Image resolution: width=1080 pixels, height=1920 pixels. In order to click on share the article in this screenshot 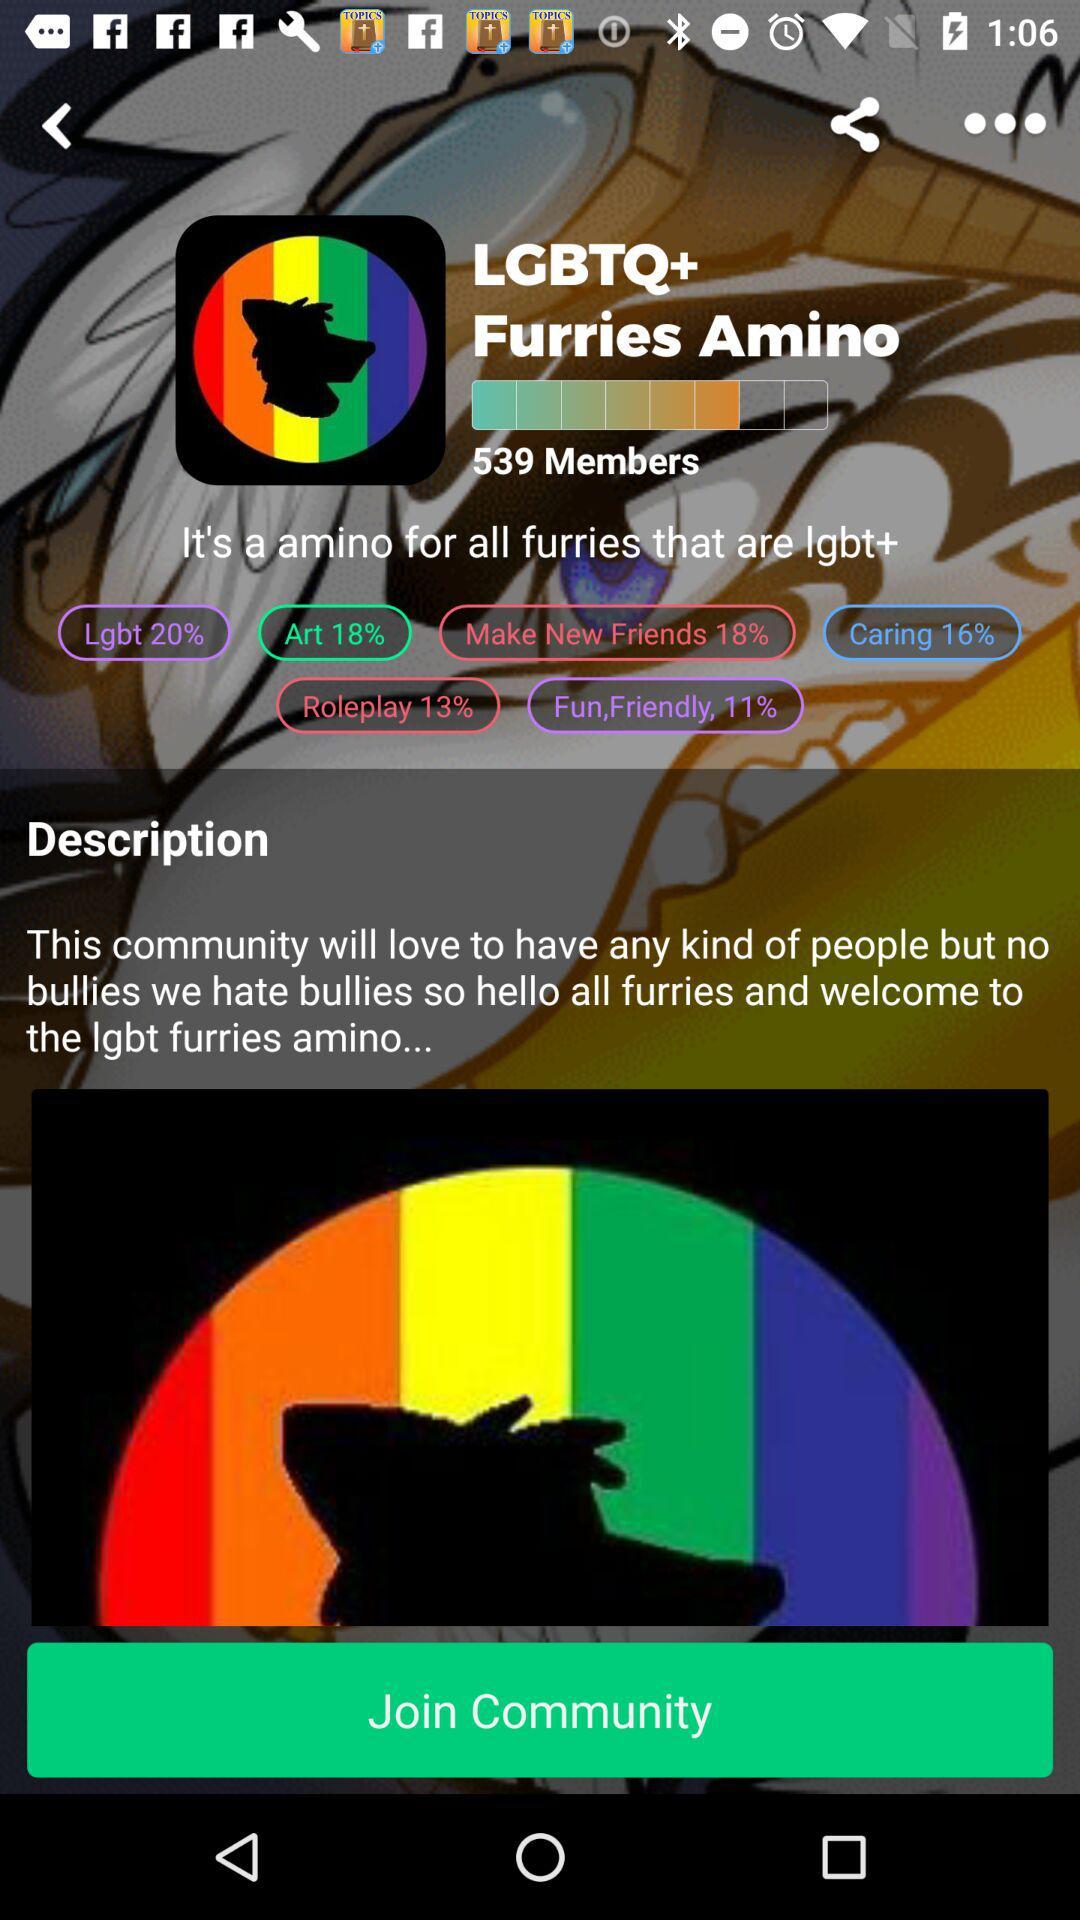, I will do `click(59, 124)`.